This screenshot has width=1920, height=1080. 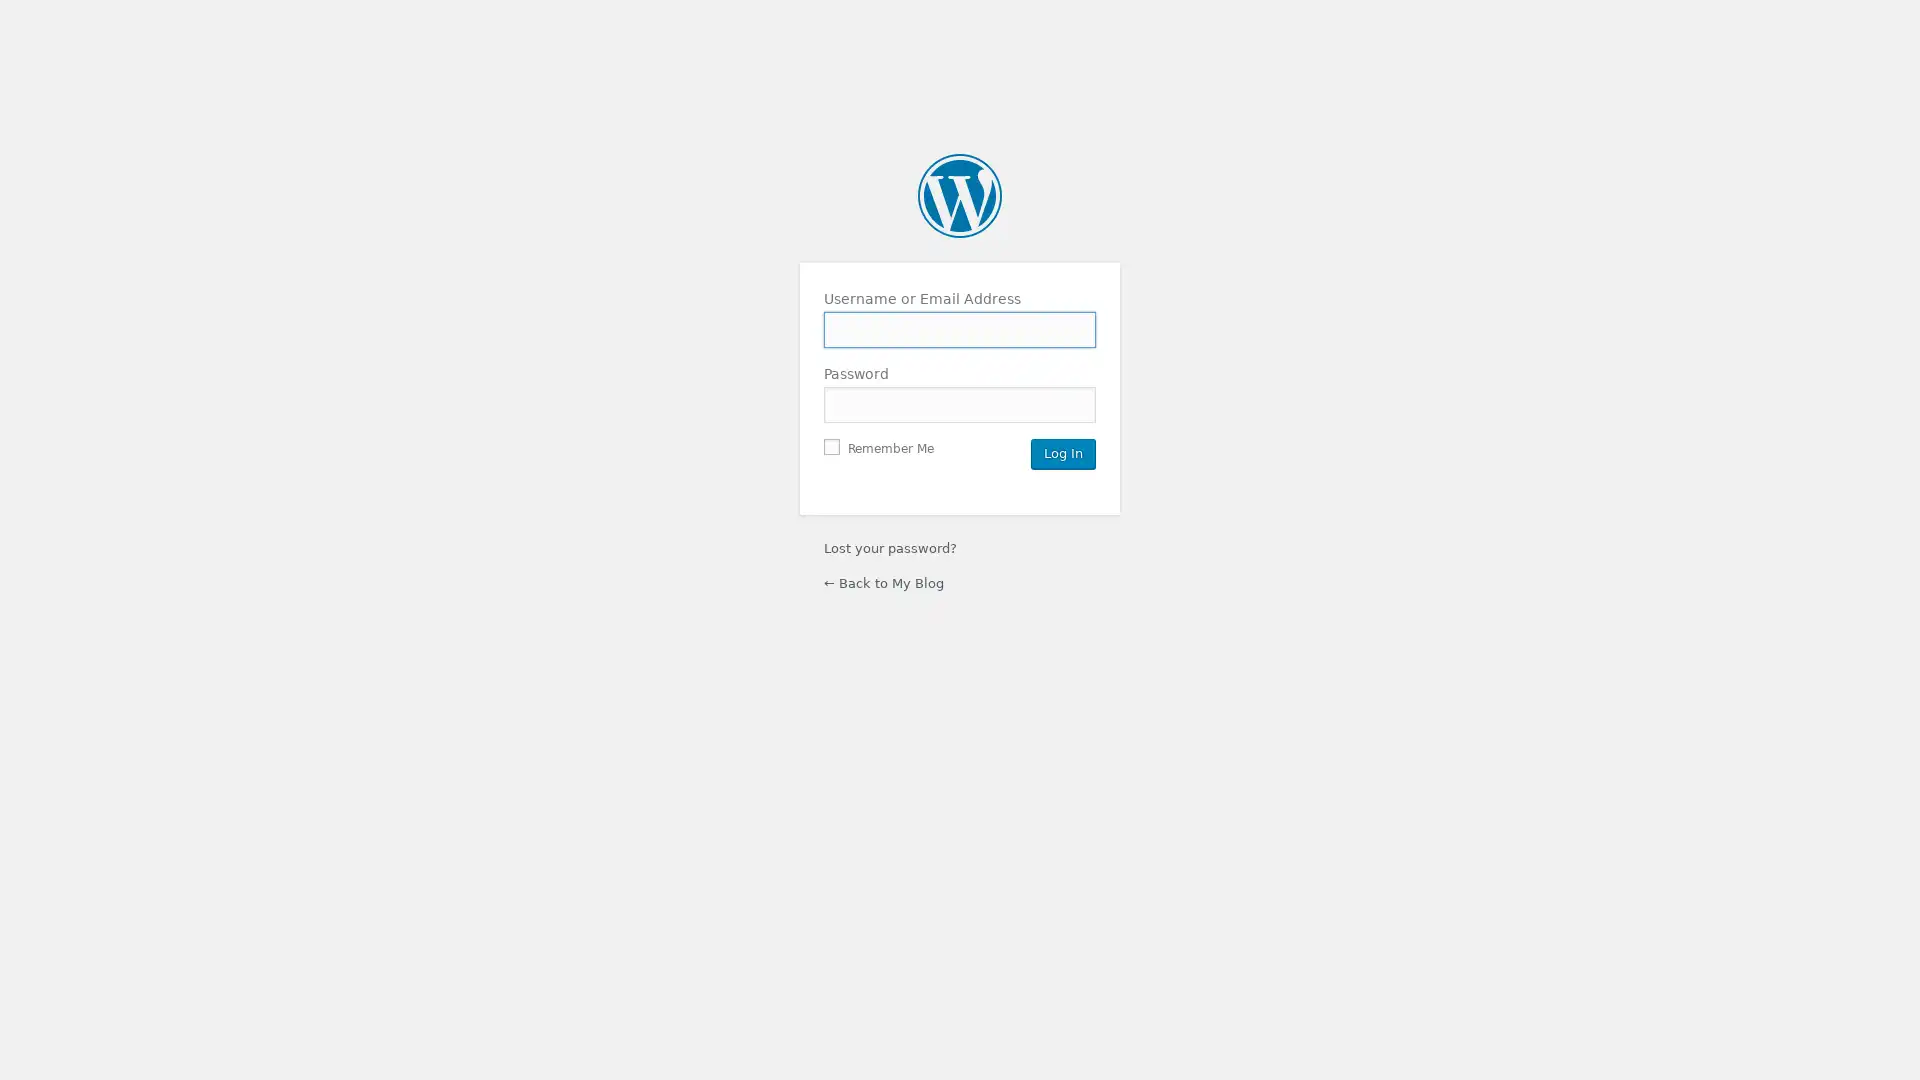 What do you see at coordinates (1062, 452) in the screenshot?
I see `Log In` at bounding box center [1062, 452].